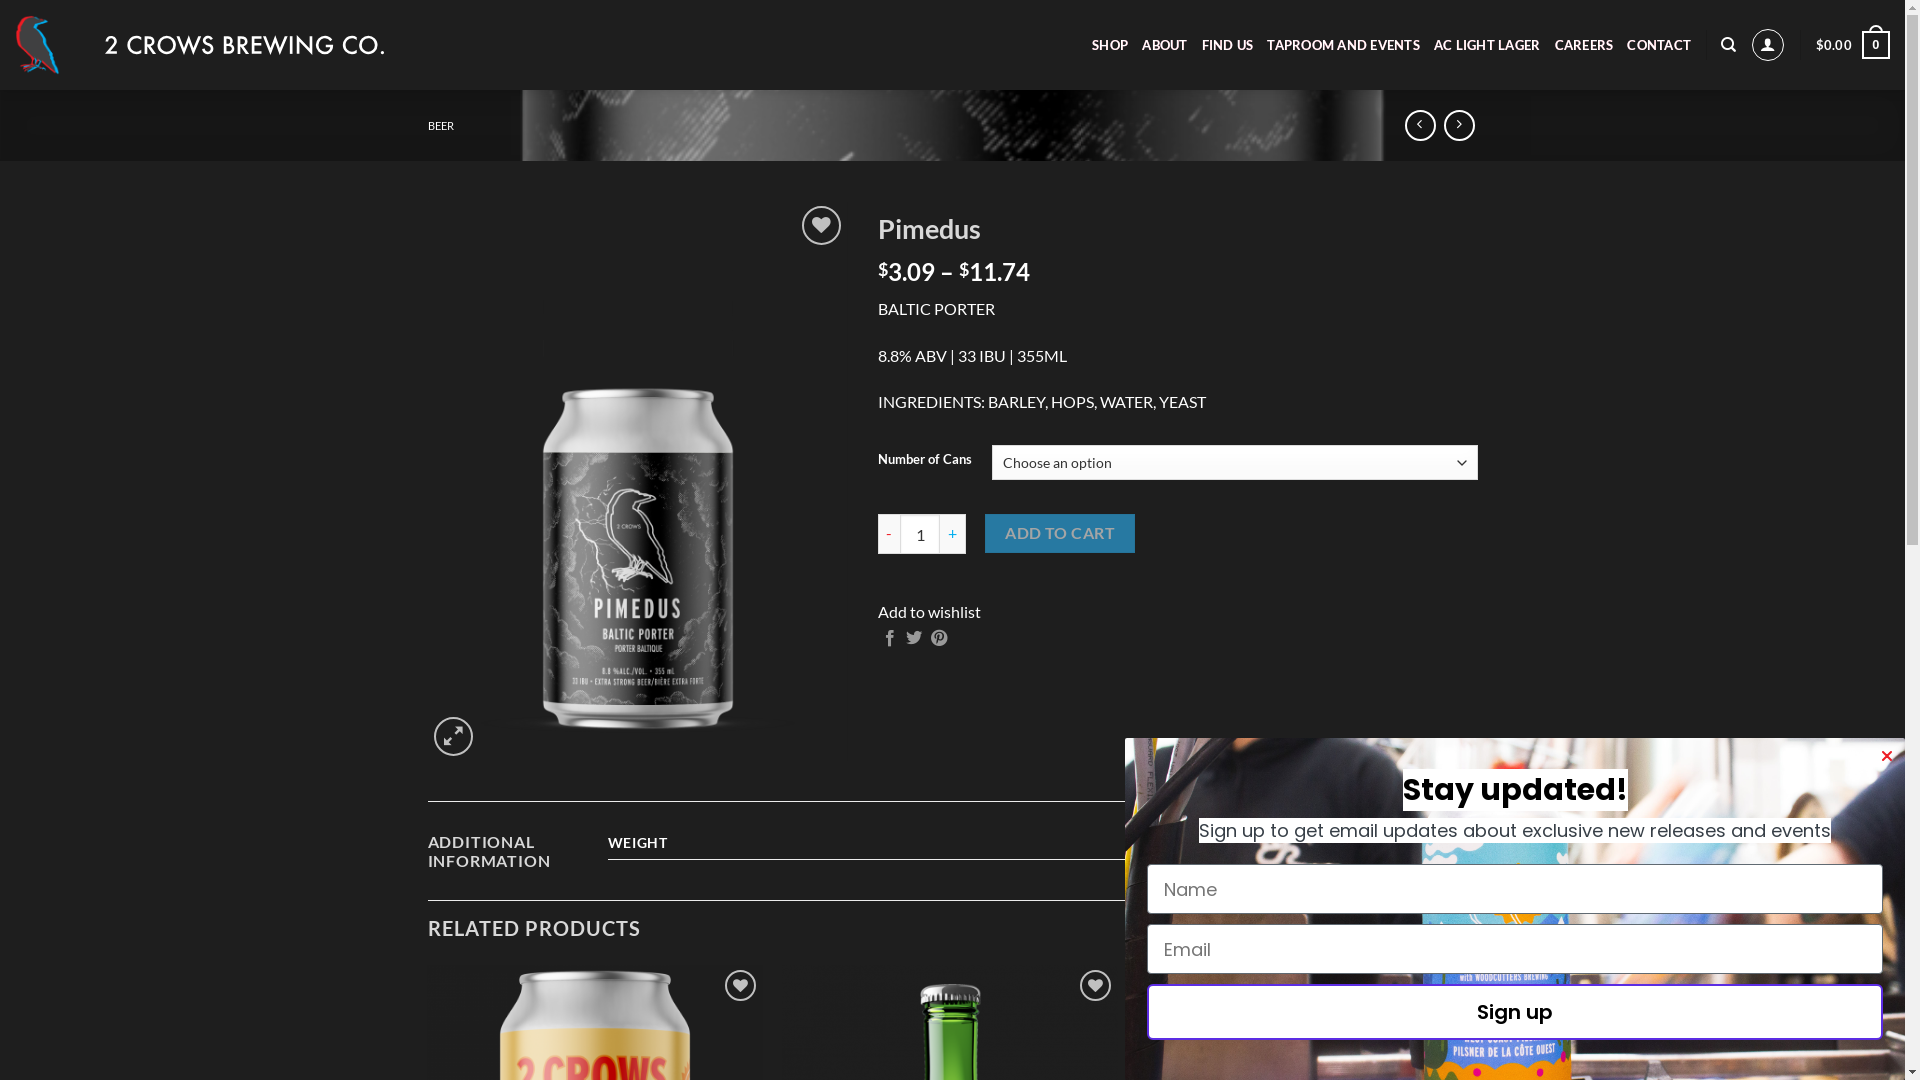 The image size is (1920, 1080). What do you see at coordinates (1108, 45) in the screenshot?
I see `'SHOP'` at bounding box center [1108, 45].